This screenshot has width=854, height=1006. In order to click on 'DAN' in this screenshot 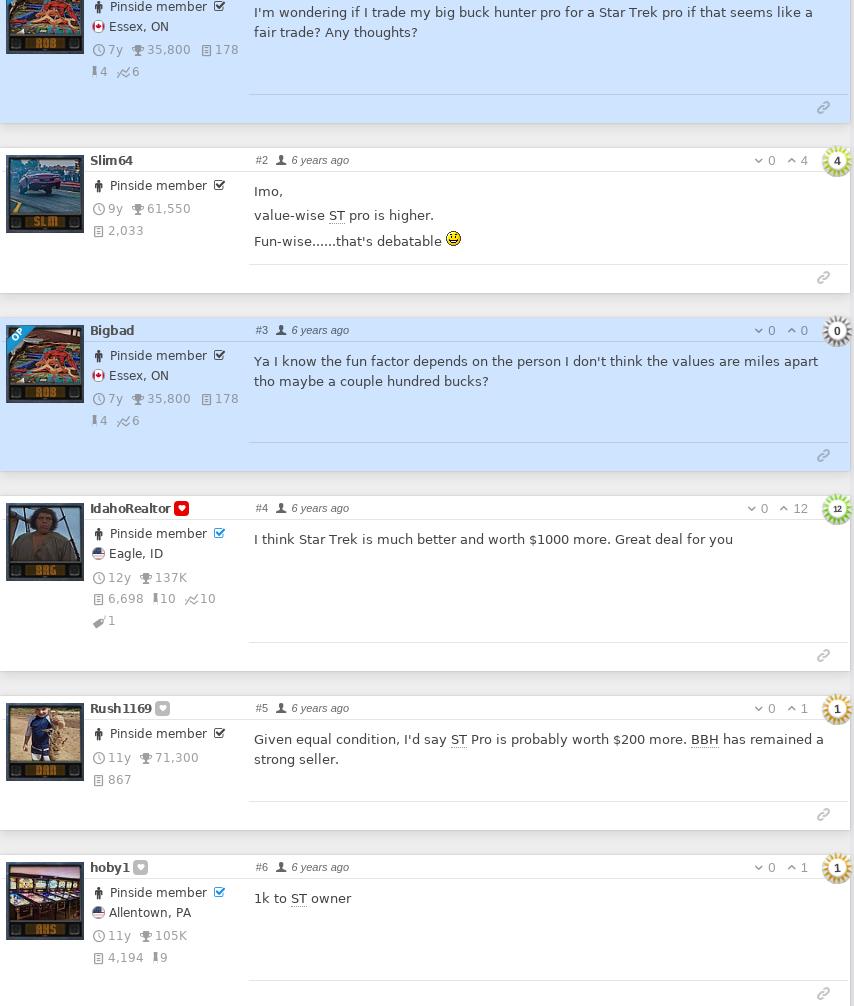, I will do `click(46, 768)`.